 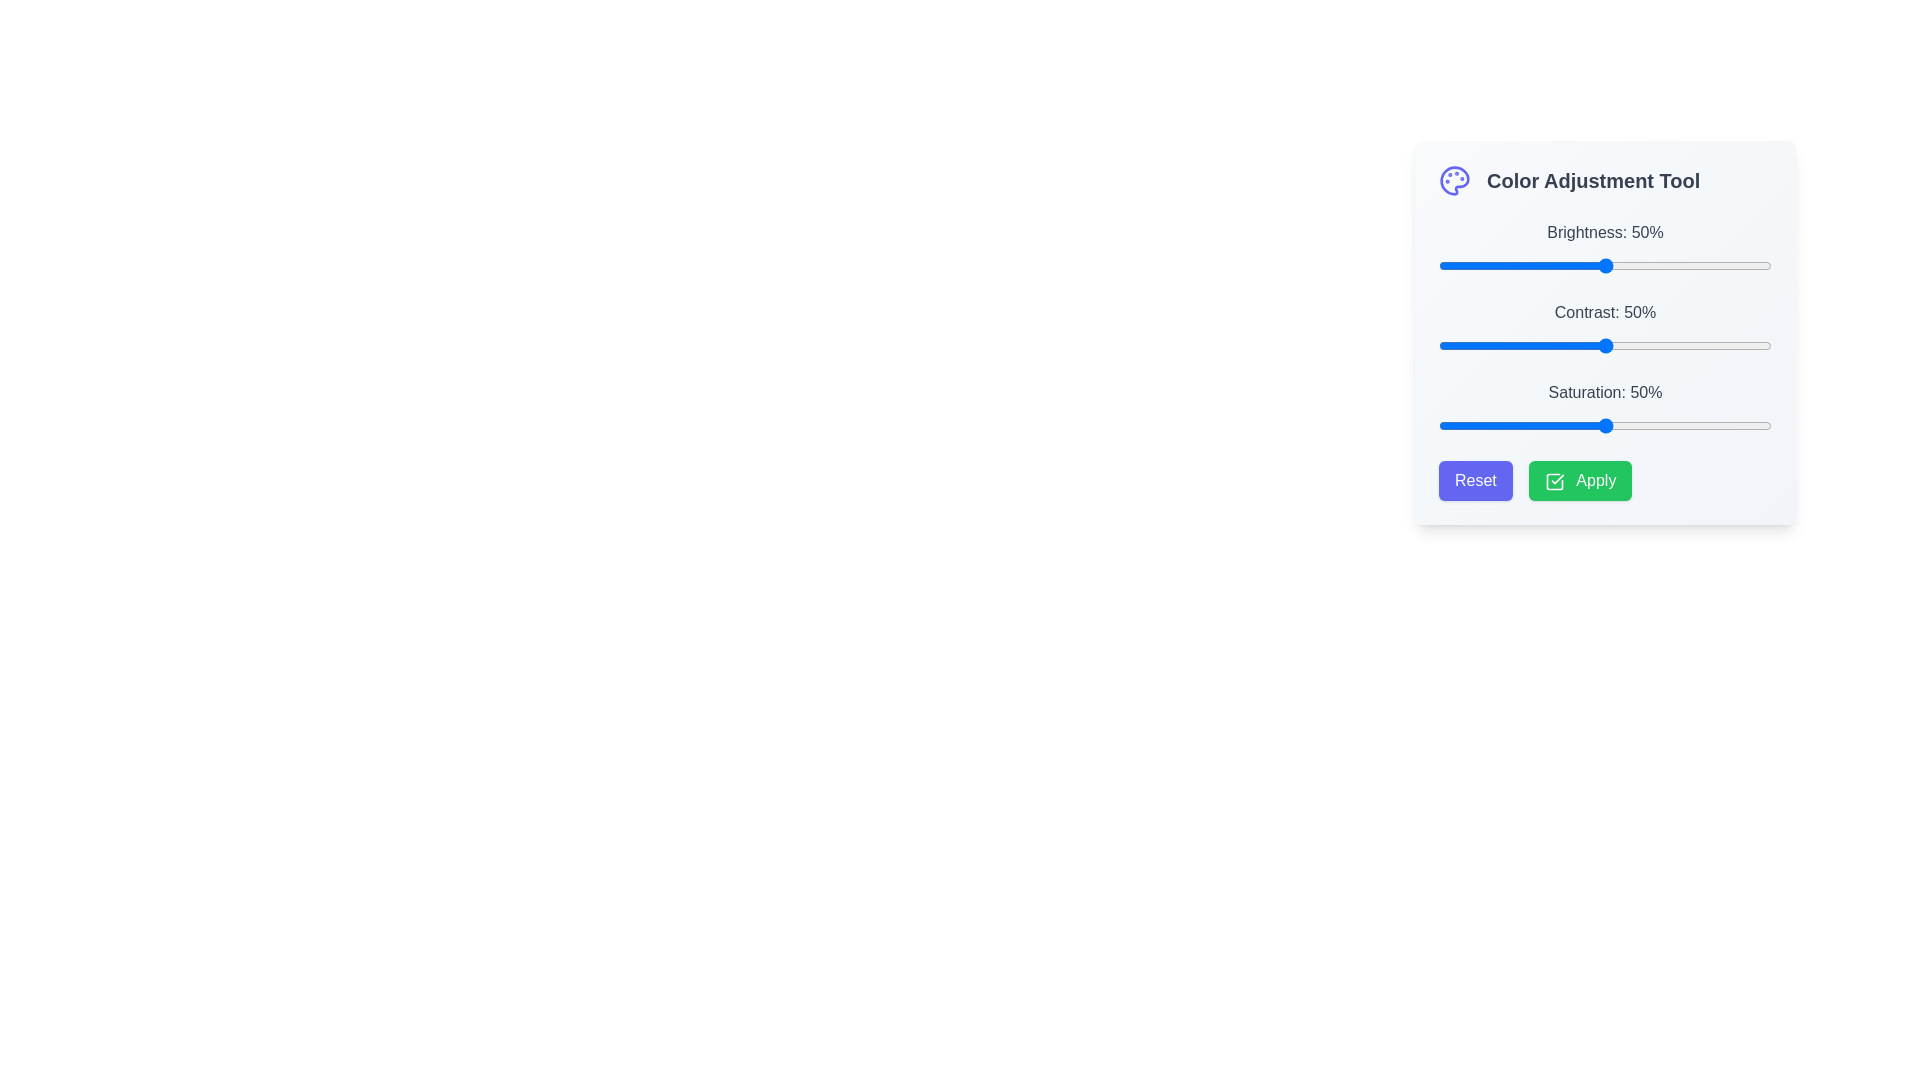 I want to click on the contrast, so click(x=1455, y=345).